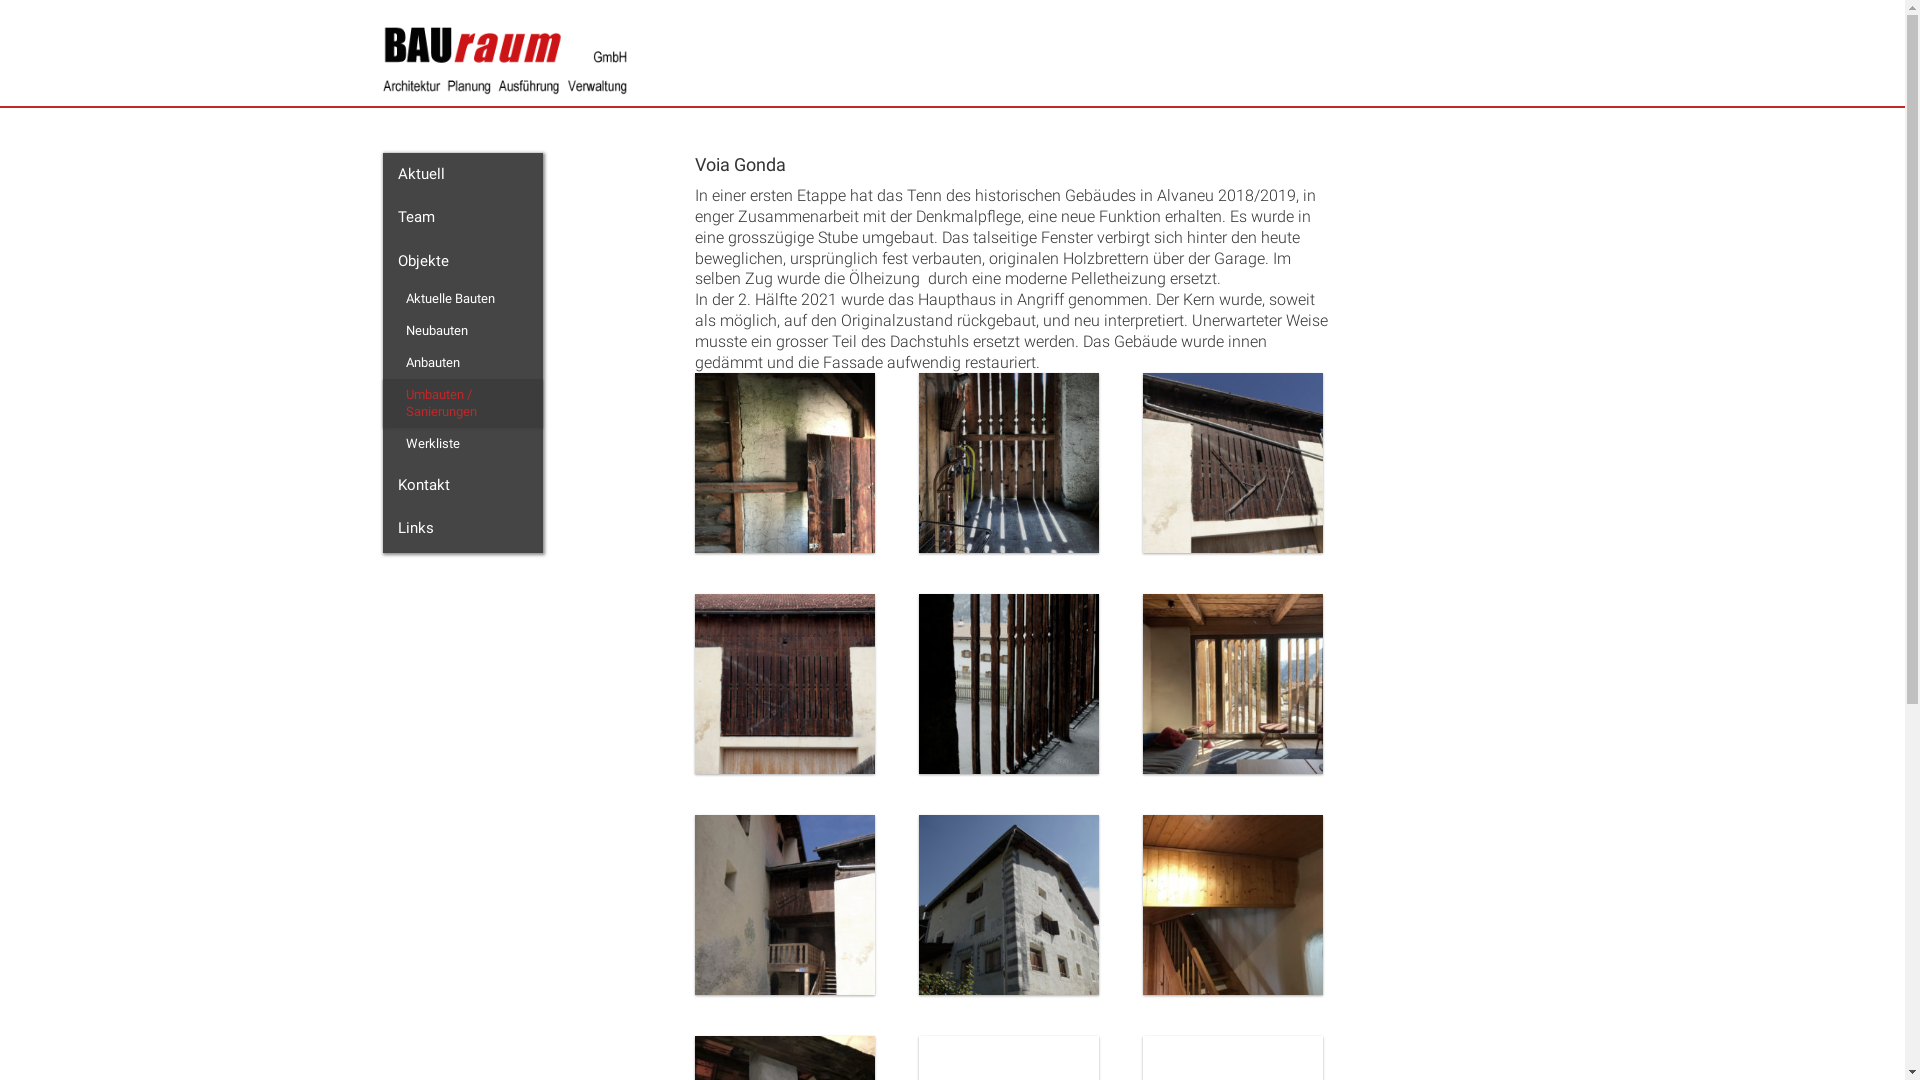 This screenshot has width=1920, height=1080. Describe the element at coordinates (460, 173) in the screenshot. I see `'Aktuell'` at that location.